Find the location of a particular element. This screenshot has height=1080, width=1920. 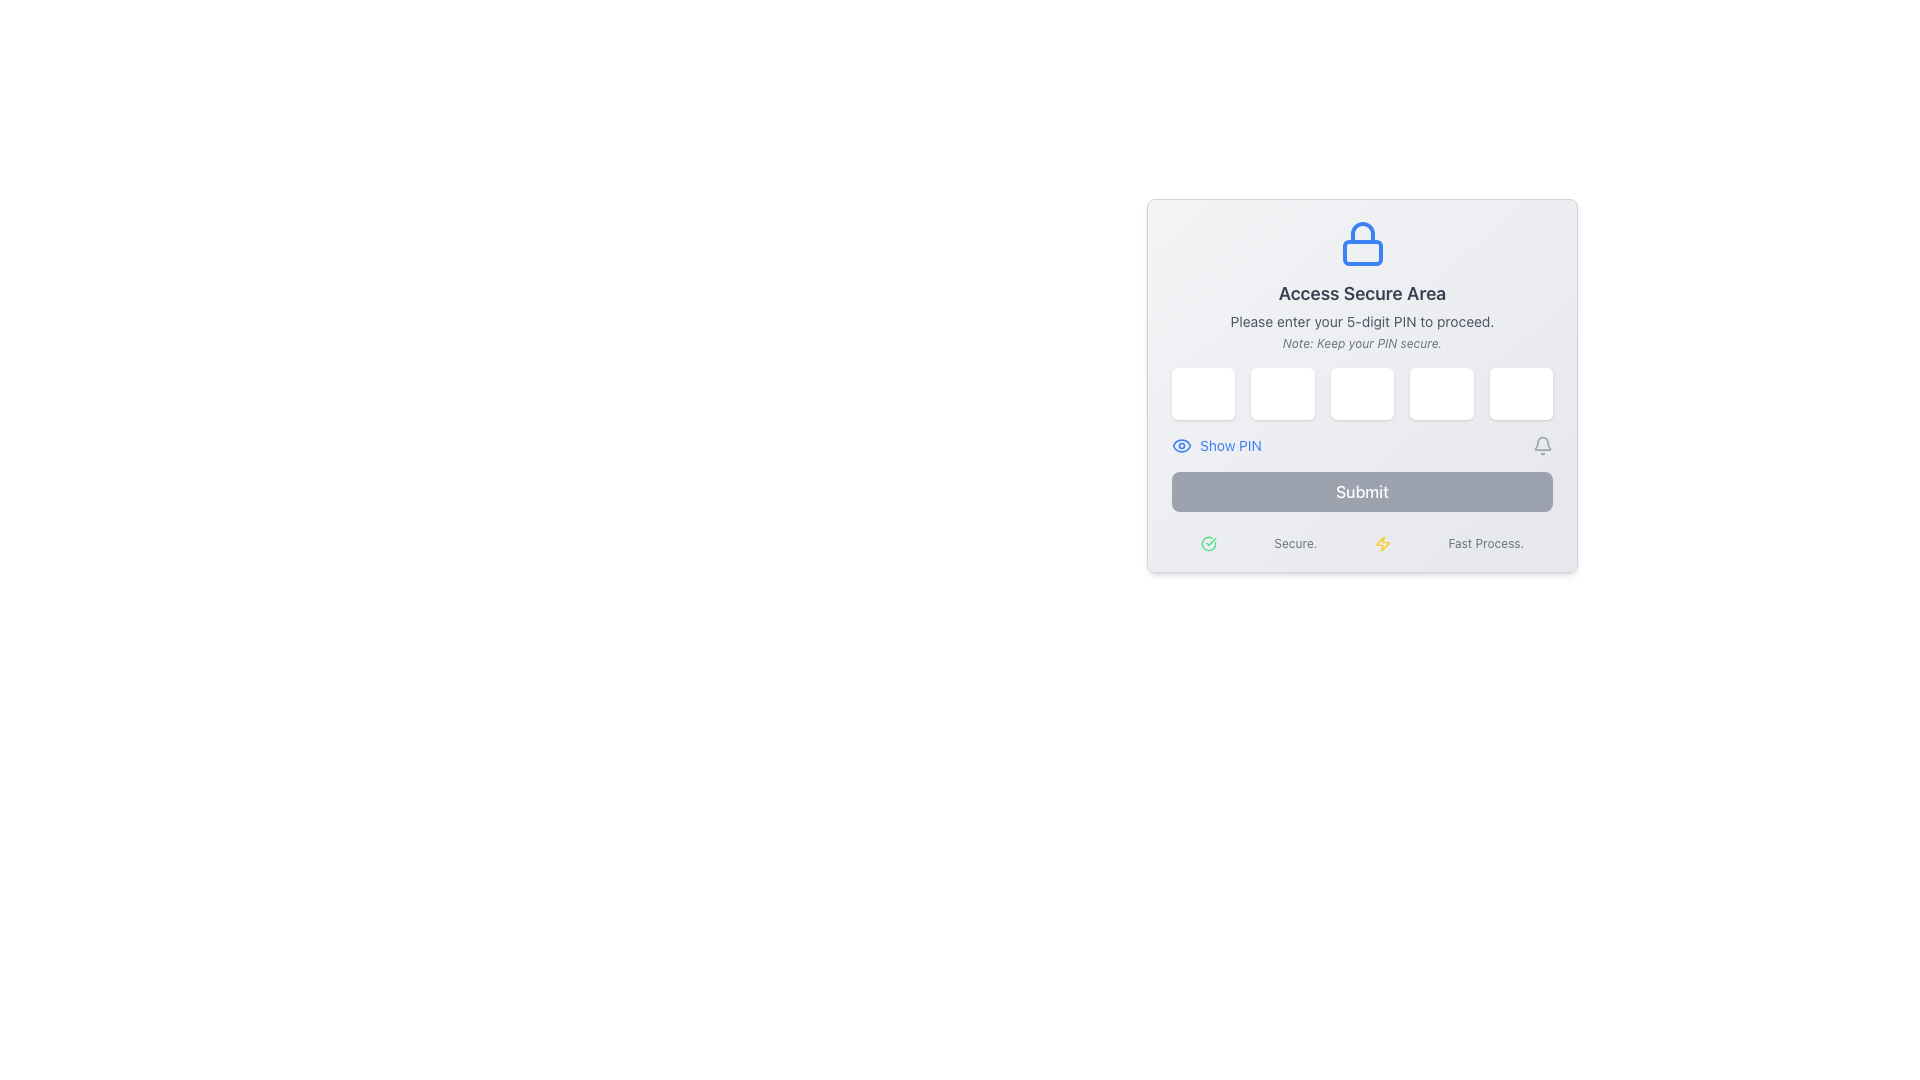

informational text block containing the heading 'Access Secure Area' and the instruction to enter a 5-digit PIN, located below the lock icon and above the PIN input fields is located at coordinates (1361, 285).